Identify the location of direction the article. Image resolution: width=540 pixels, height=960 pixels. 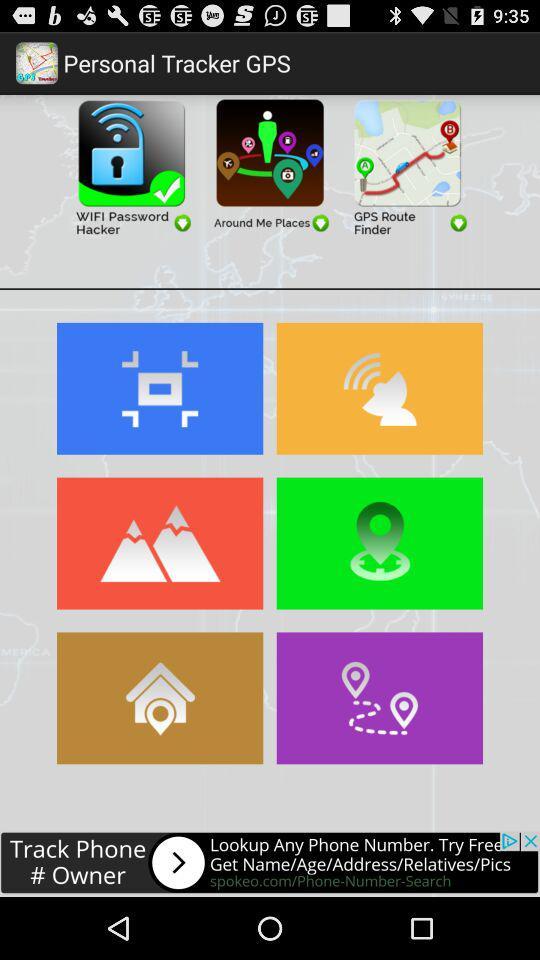
(379, 698).